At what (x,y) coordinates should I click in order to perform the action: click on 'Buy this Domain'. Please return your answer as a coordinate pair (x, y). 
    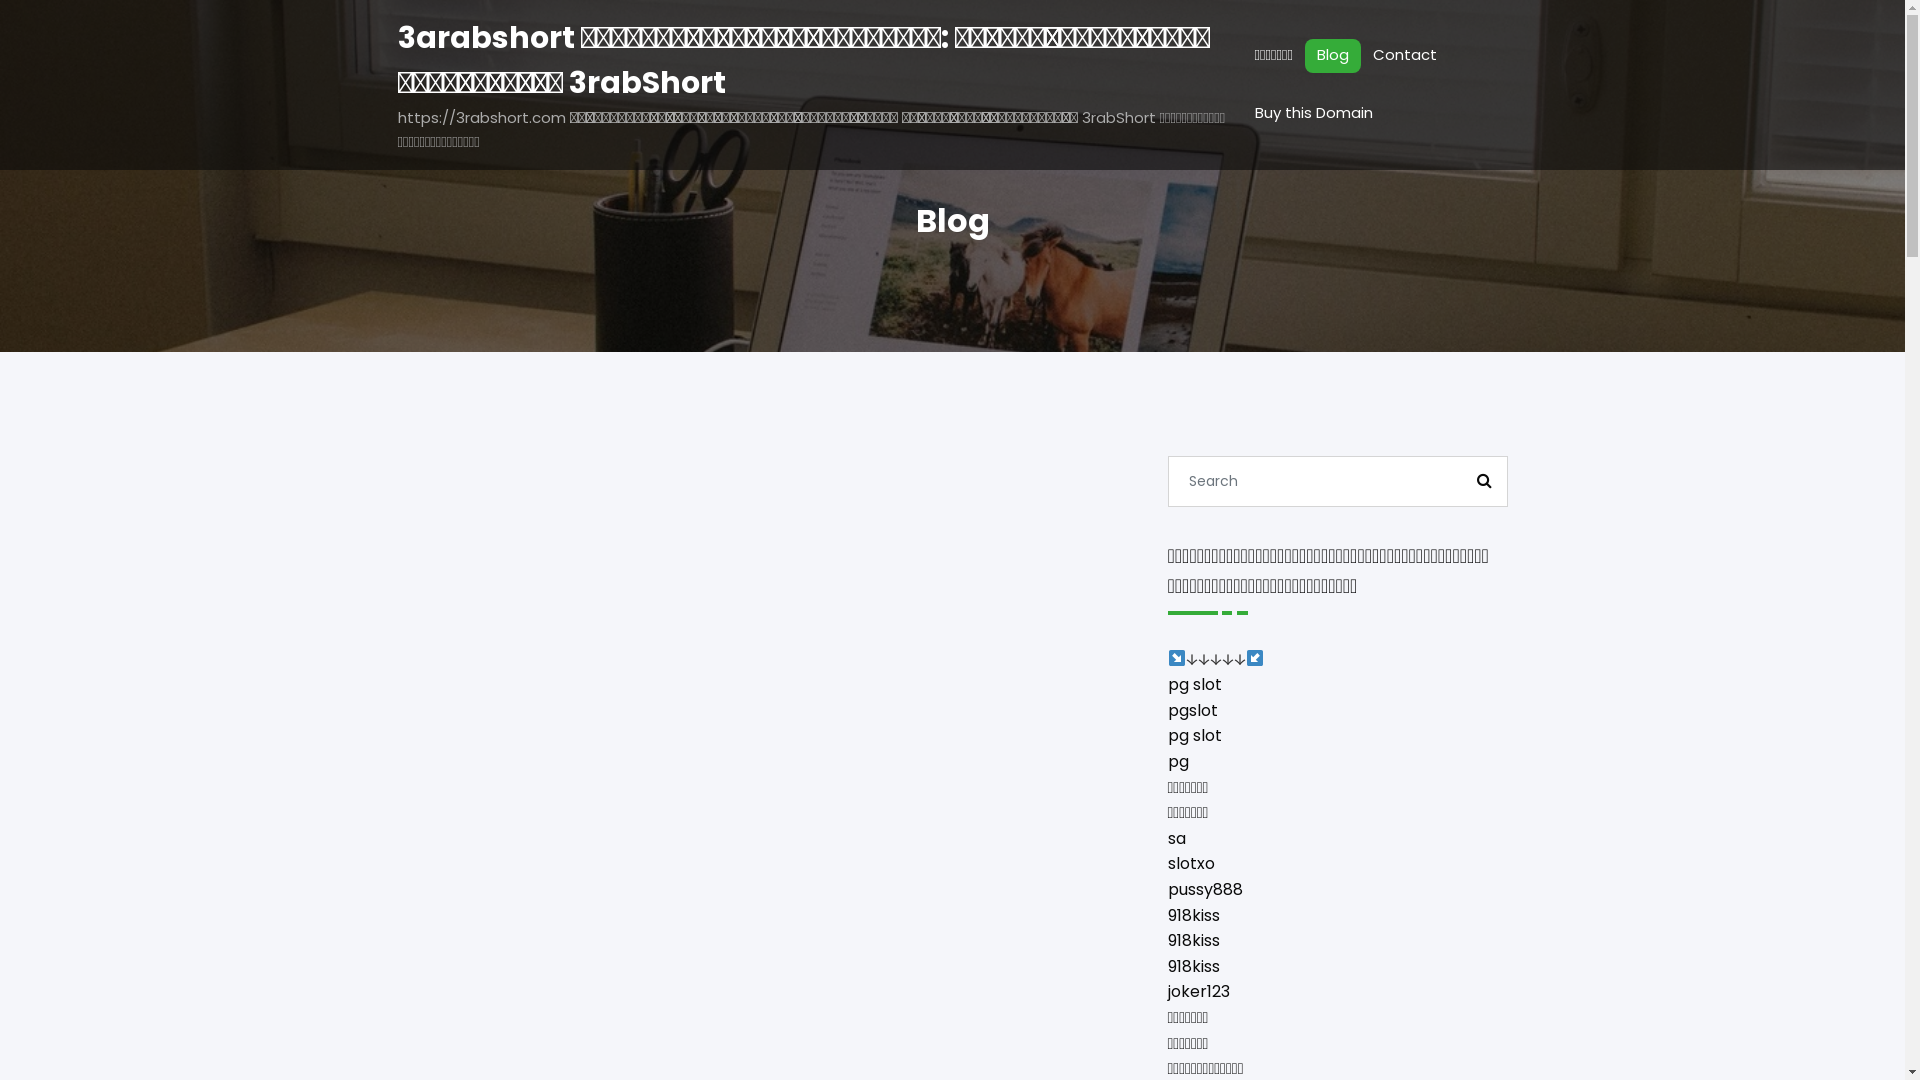
    Looking at the image, I should click on (1314, 114).